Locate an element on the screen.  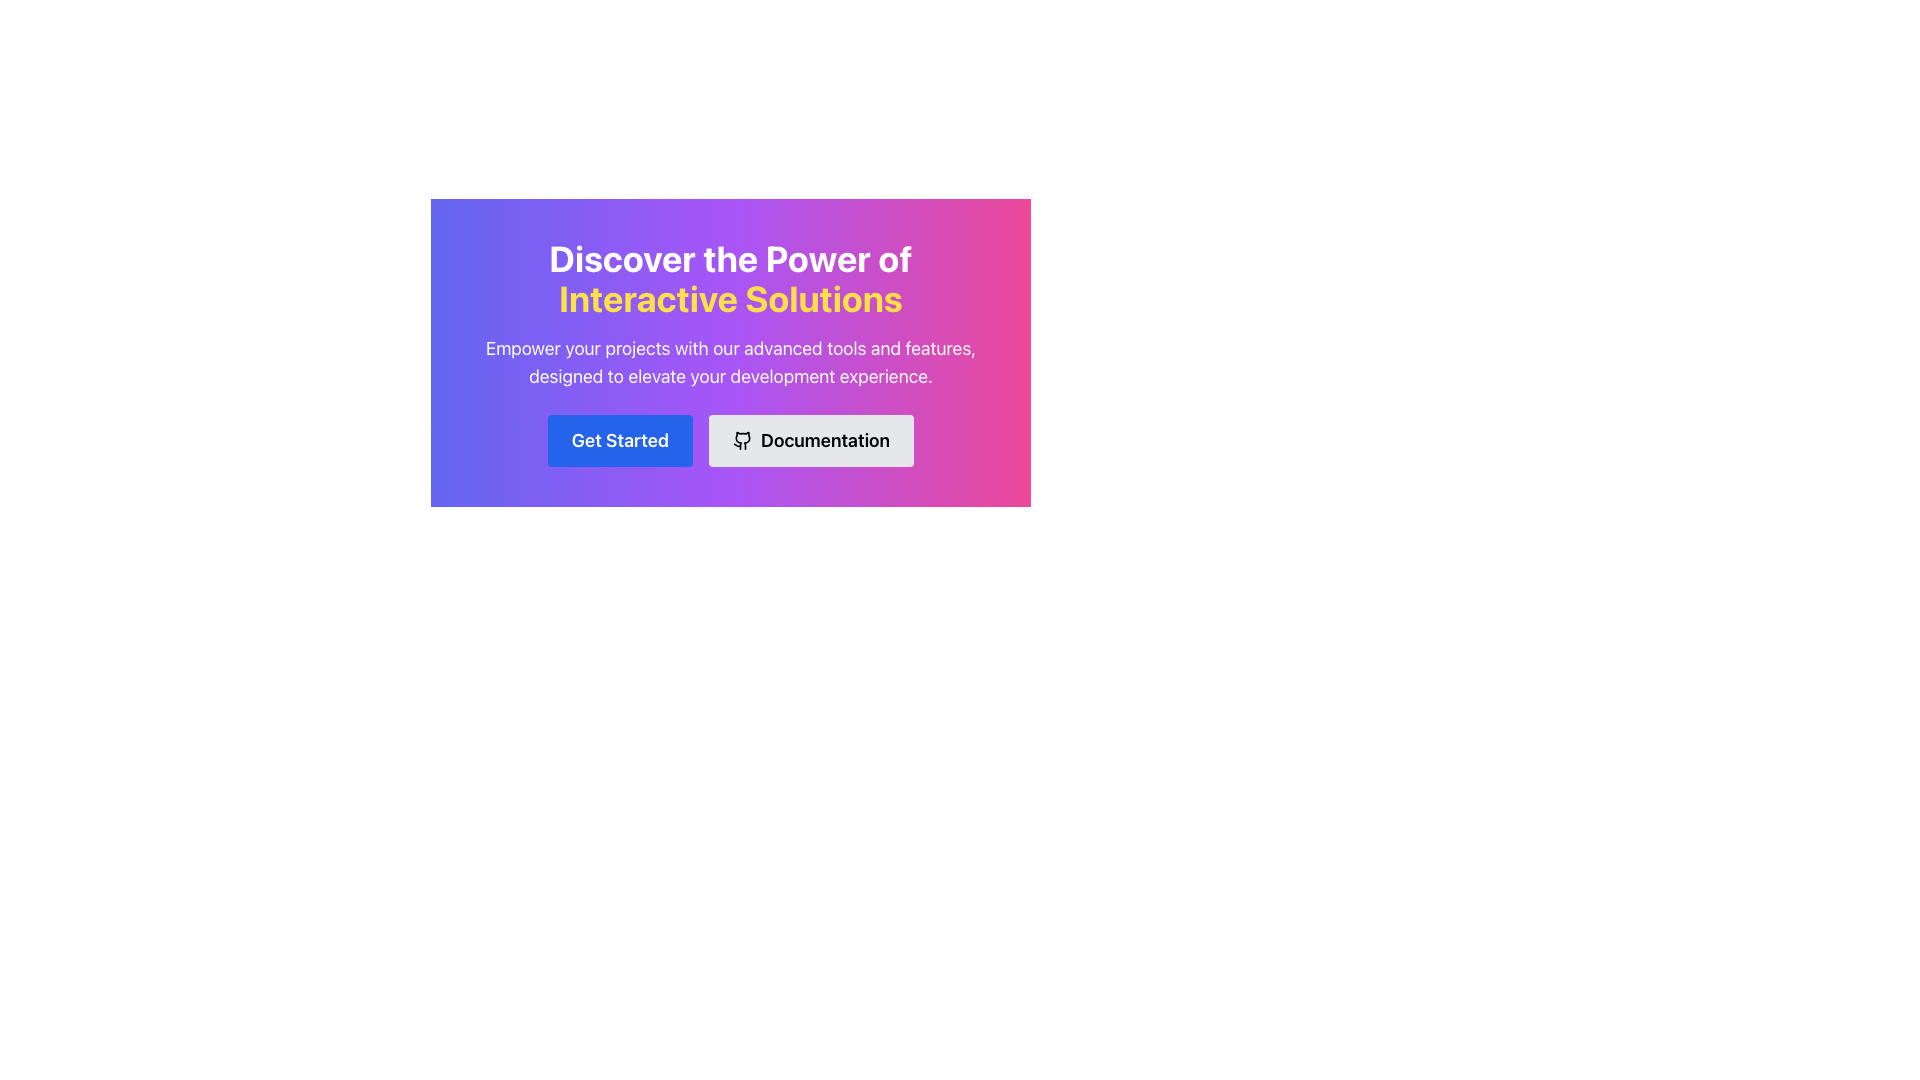
the main heading text located at the top-center of the card-like section, which conveys key information about the section's purpose and focus is located at coordinates (729, 278).